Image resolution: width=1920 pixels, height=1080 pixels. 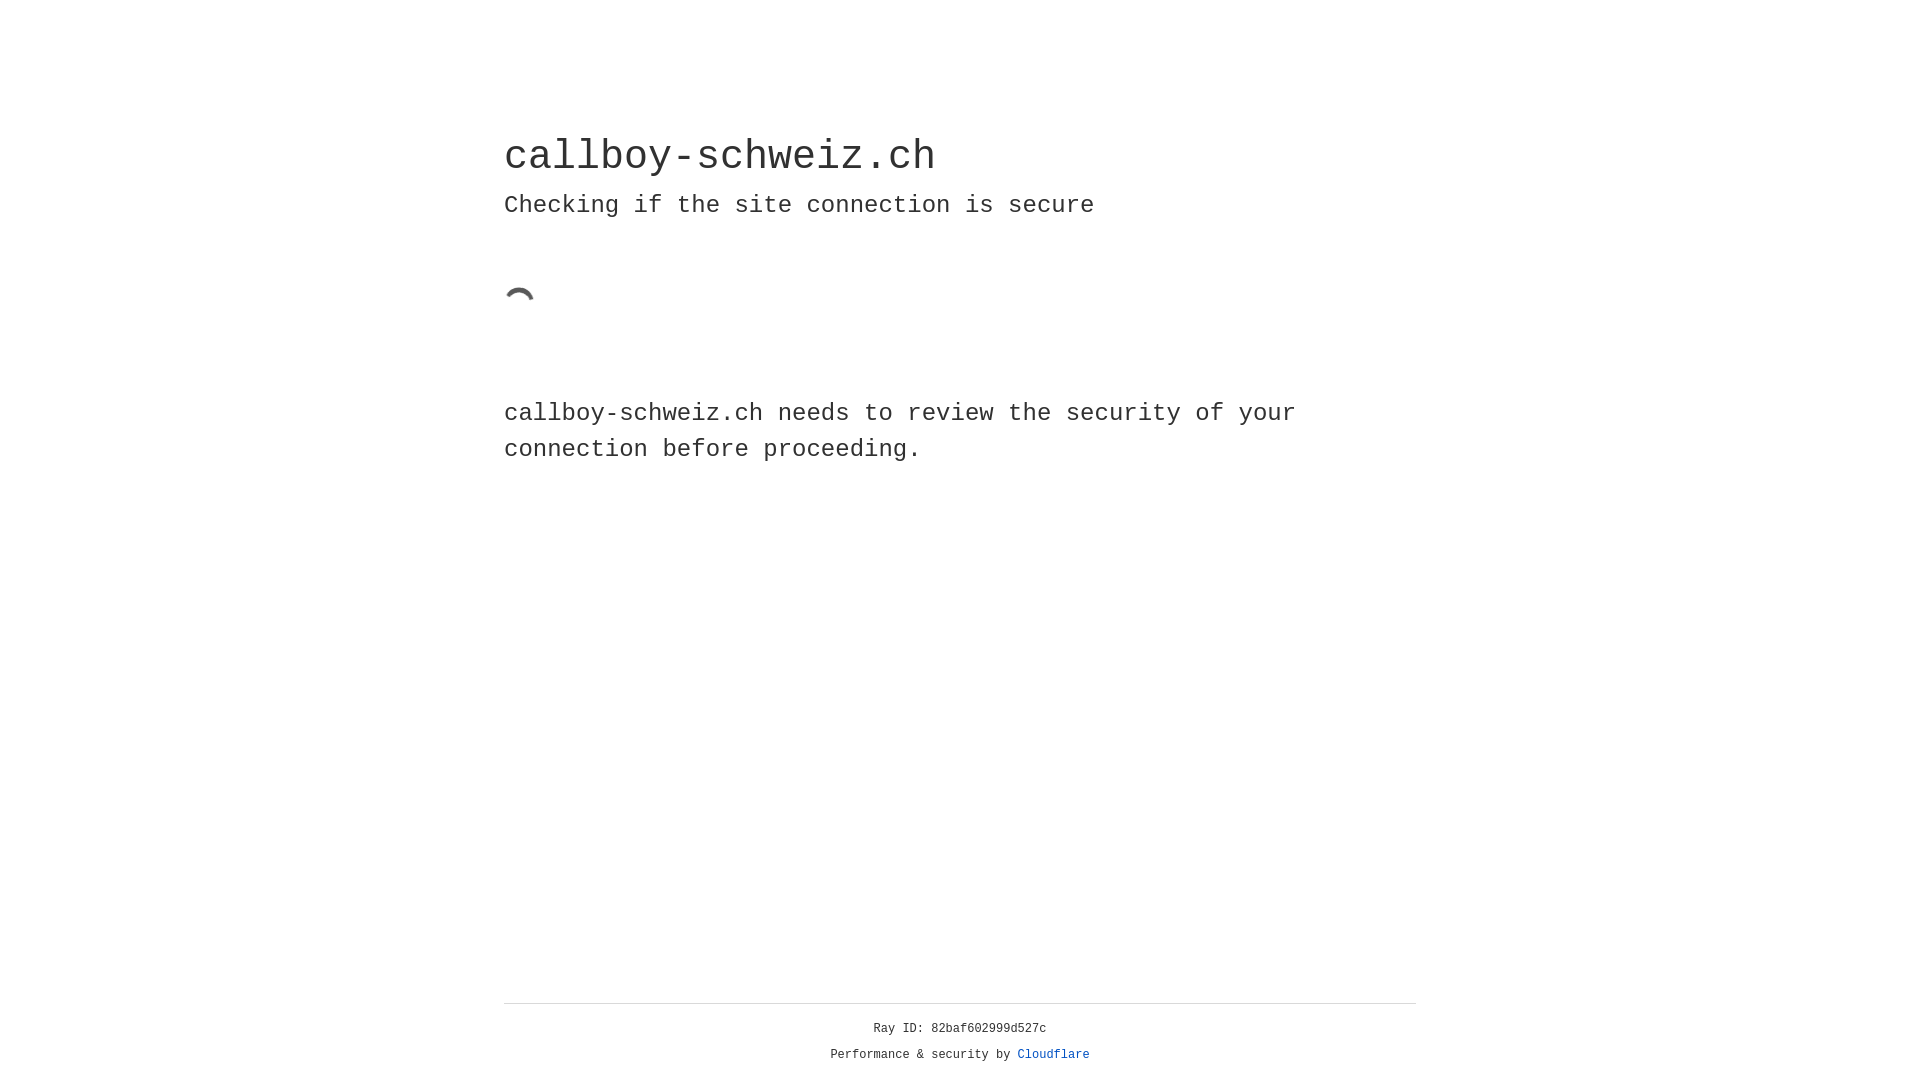 What do you see at coordinates (1053, 1054) in the screenshot?
I see `'Cloudflare'` at bounding box center [1053, 1054].